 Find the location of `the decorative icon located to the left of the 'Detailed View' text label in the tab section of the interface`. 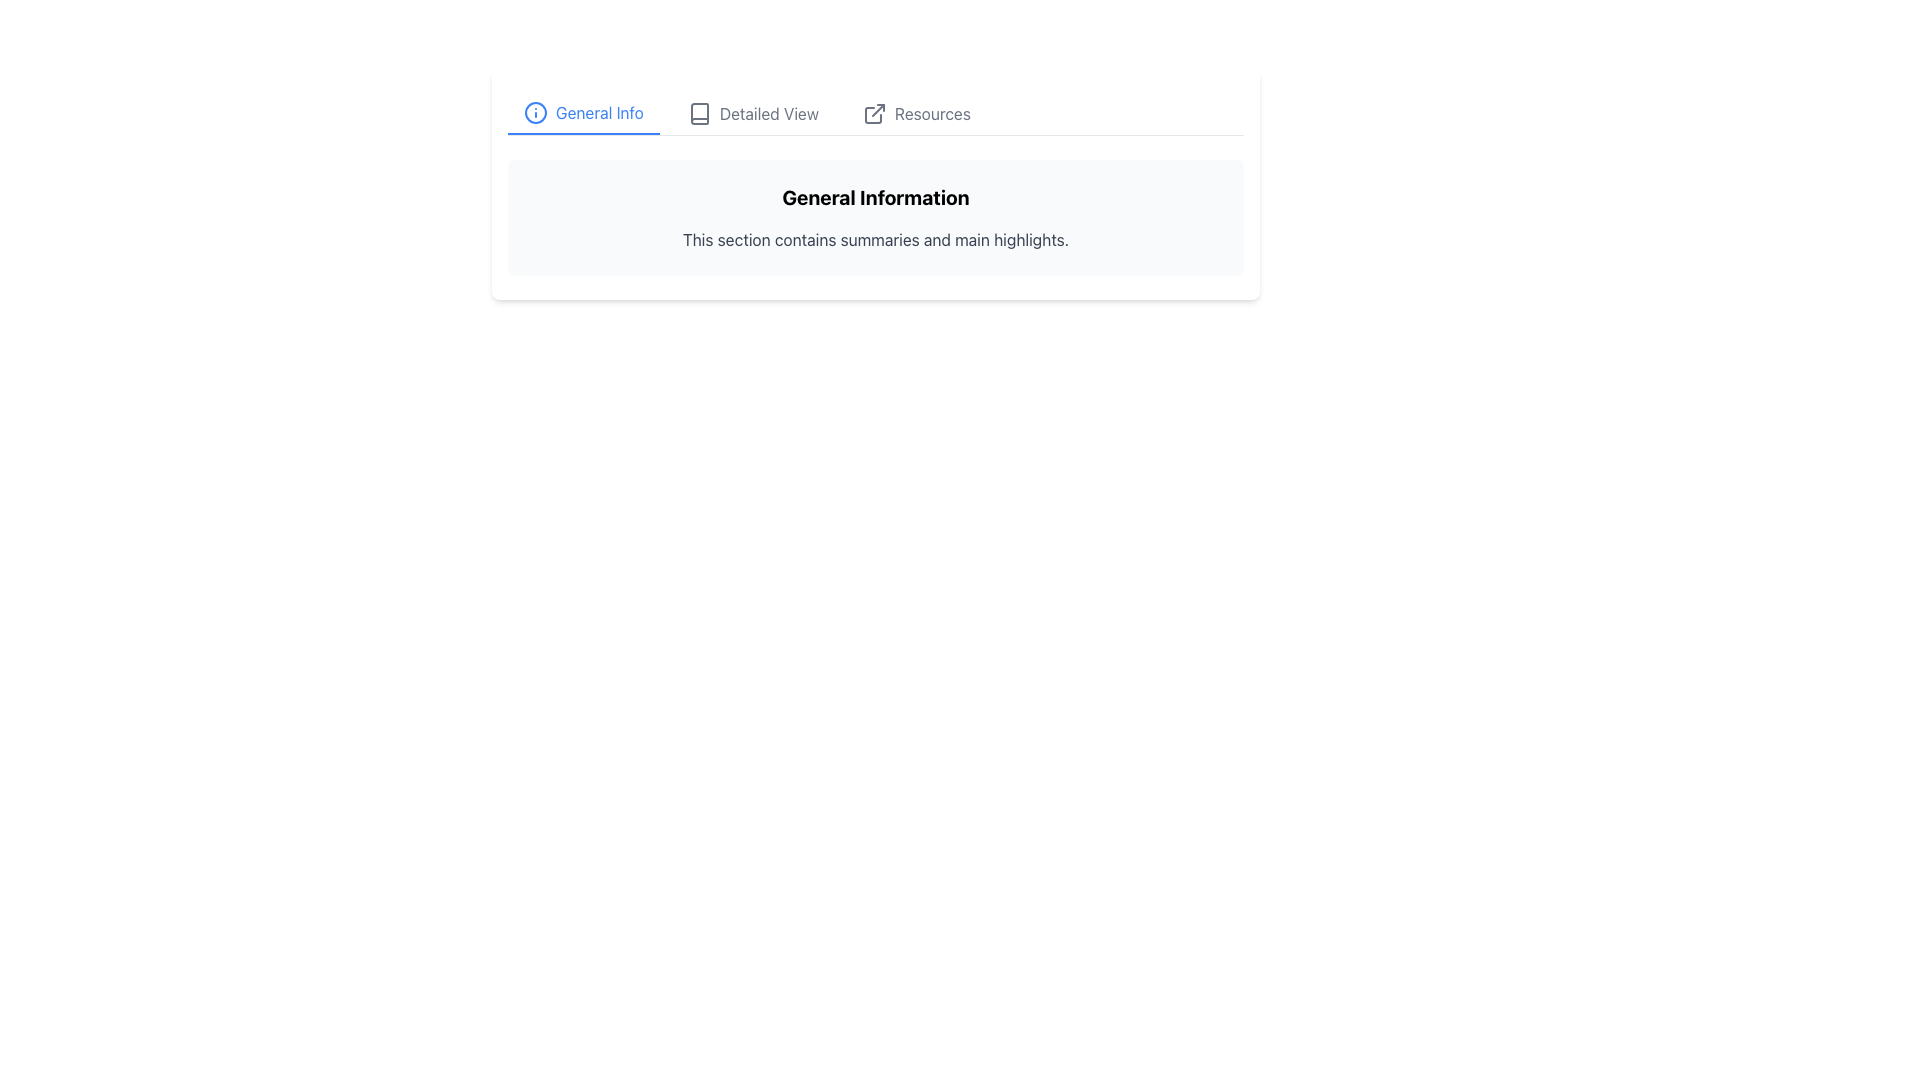

the decorative icon located to the left of the 'Detailed View' text label in the tab section of the interface is located at coordinates (699, 114).